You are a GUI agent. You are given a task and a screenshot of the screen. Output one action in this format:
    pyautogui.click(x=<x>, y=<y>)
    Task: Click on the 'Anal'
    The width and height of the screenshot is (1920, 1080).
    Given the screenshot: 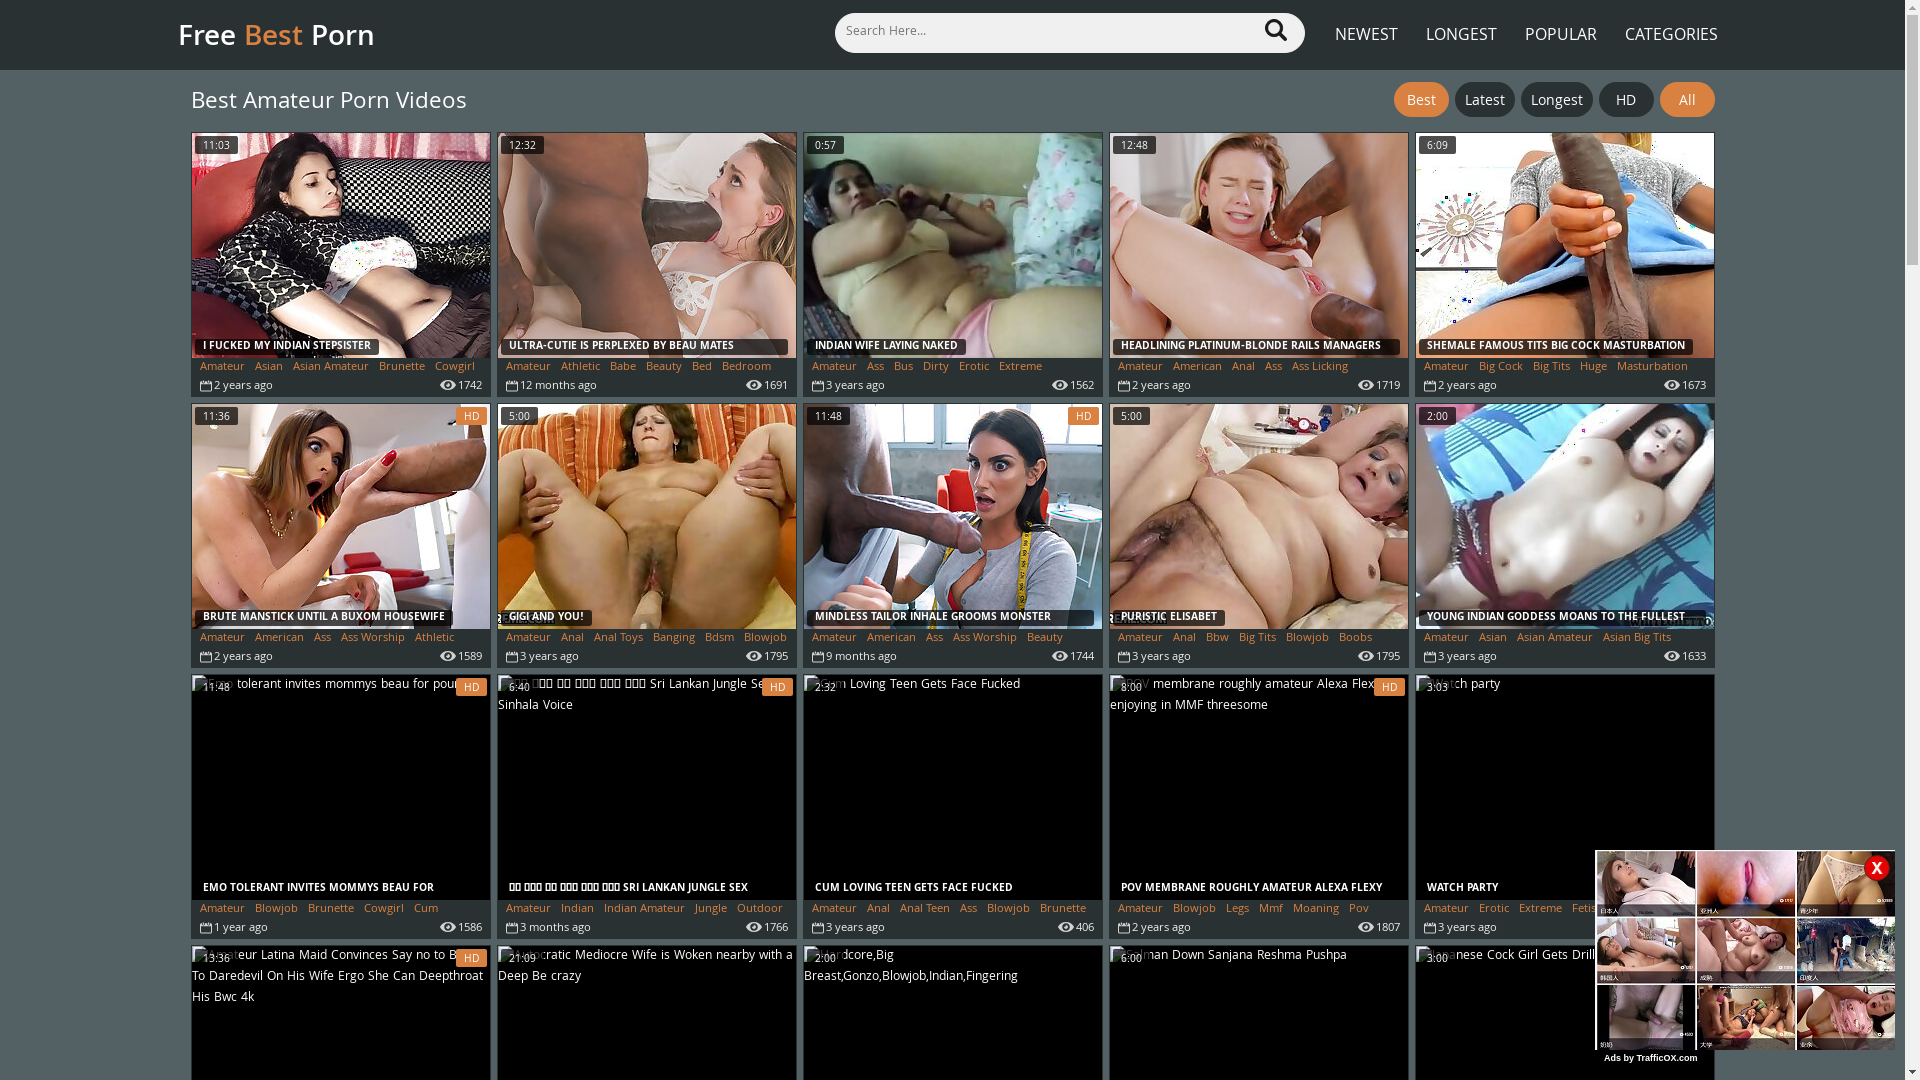 What is the action you would take?
    pyautogui.click(x=877, y=909)
    